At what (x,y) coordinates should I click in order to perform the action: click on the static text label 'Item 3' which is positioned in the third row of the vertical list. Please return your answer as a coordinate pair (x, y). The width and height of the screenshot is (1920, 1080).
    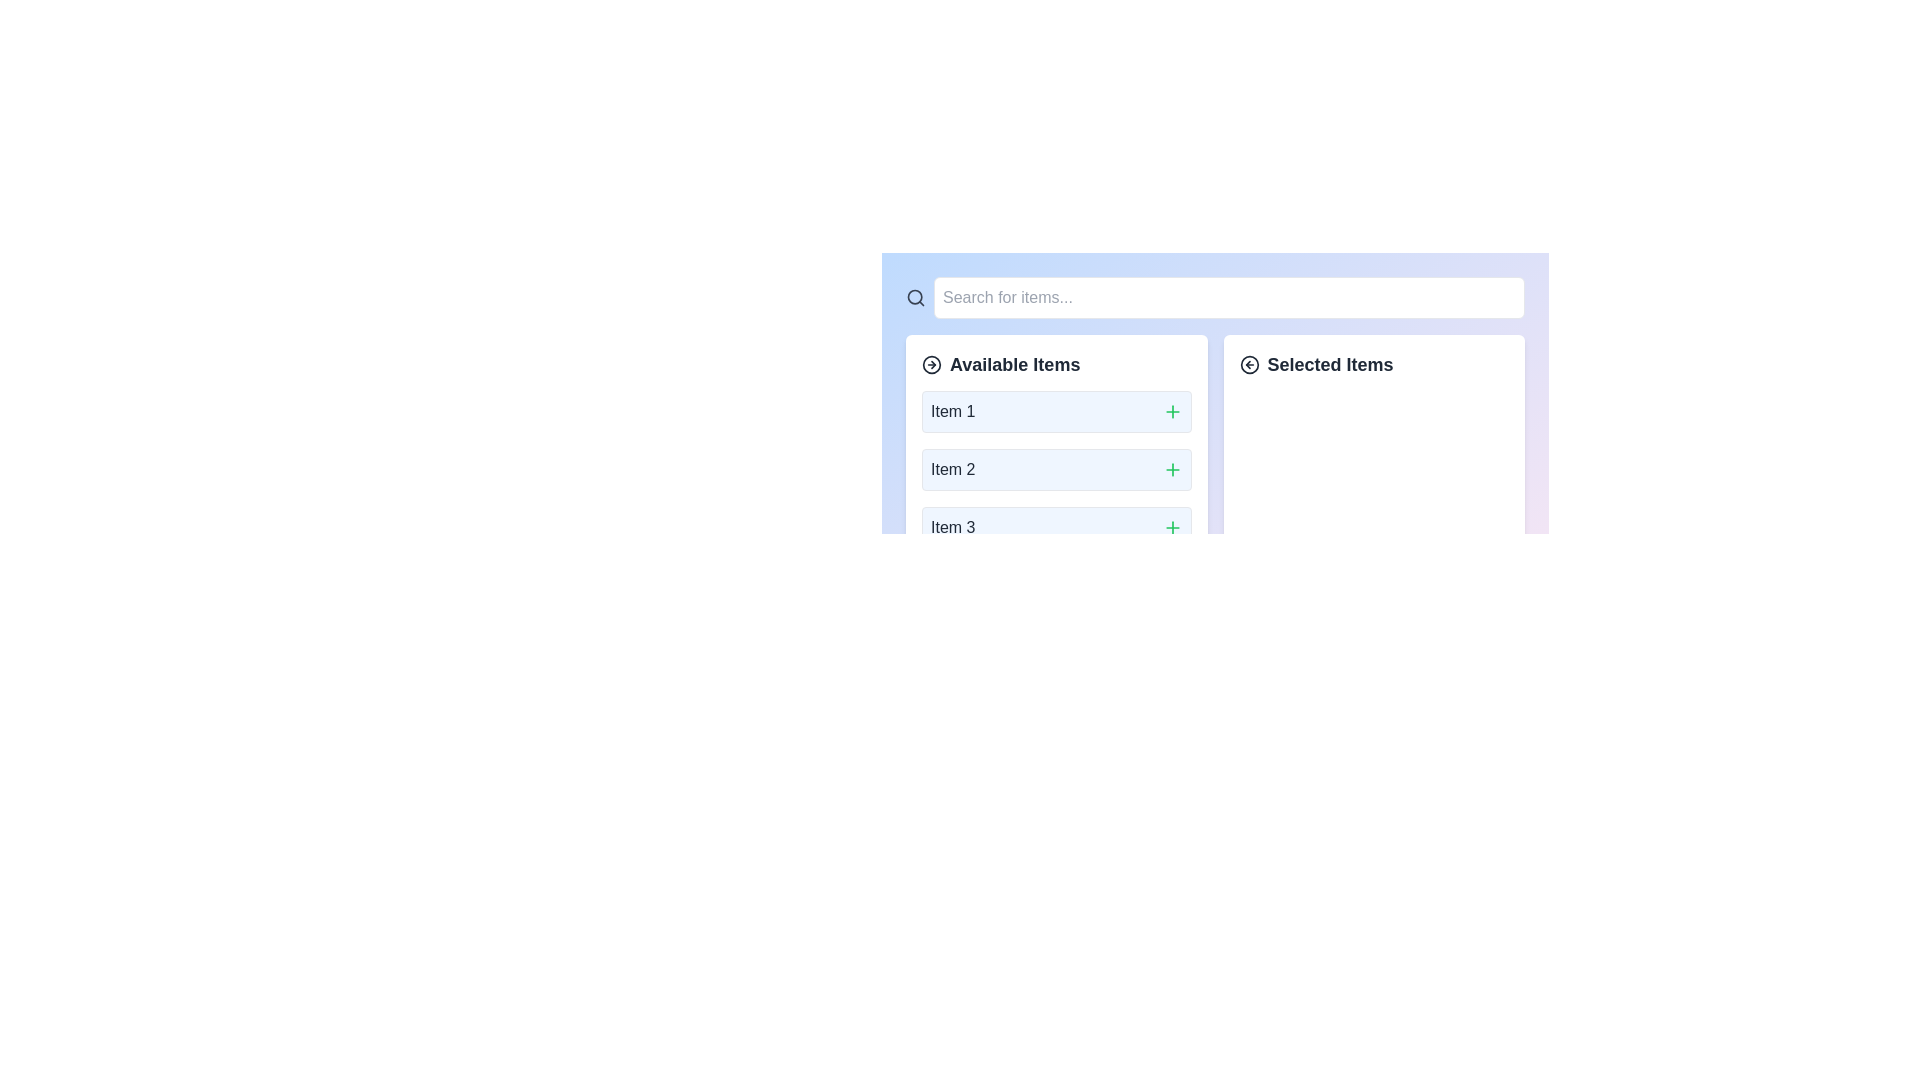
    Looking at the image, I should click on (952, 527).